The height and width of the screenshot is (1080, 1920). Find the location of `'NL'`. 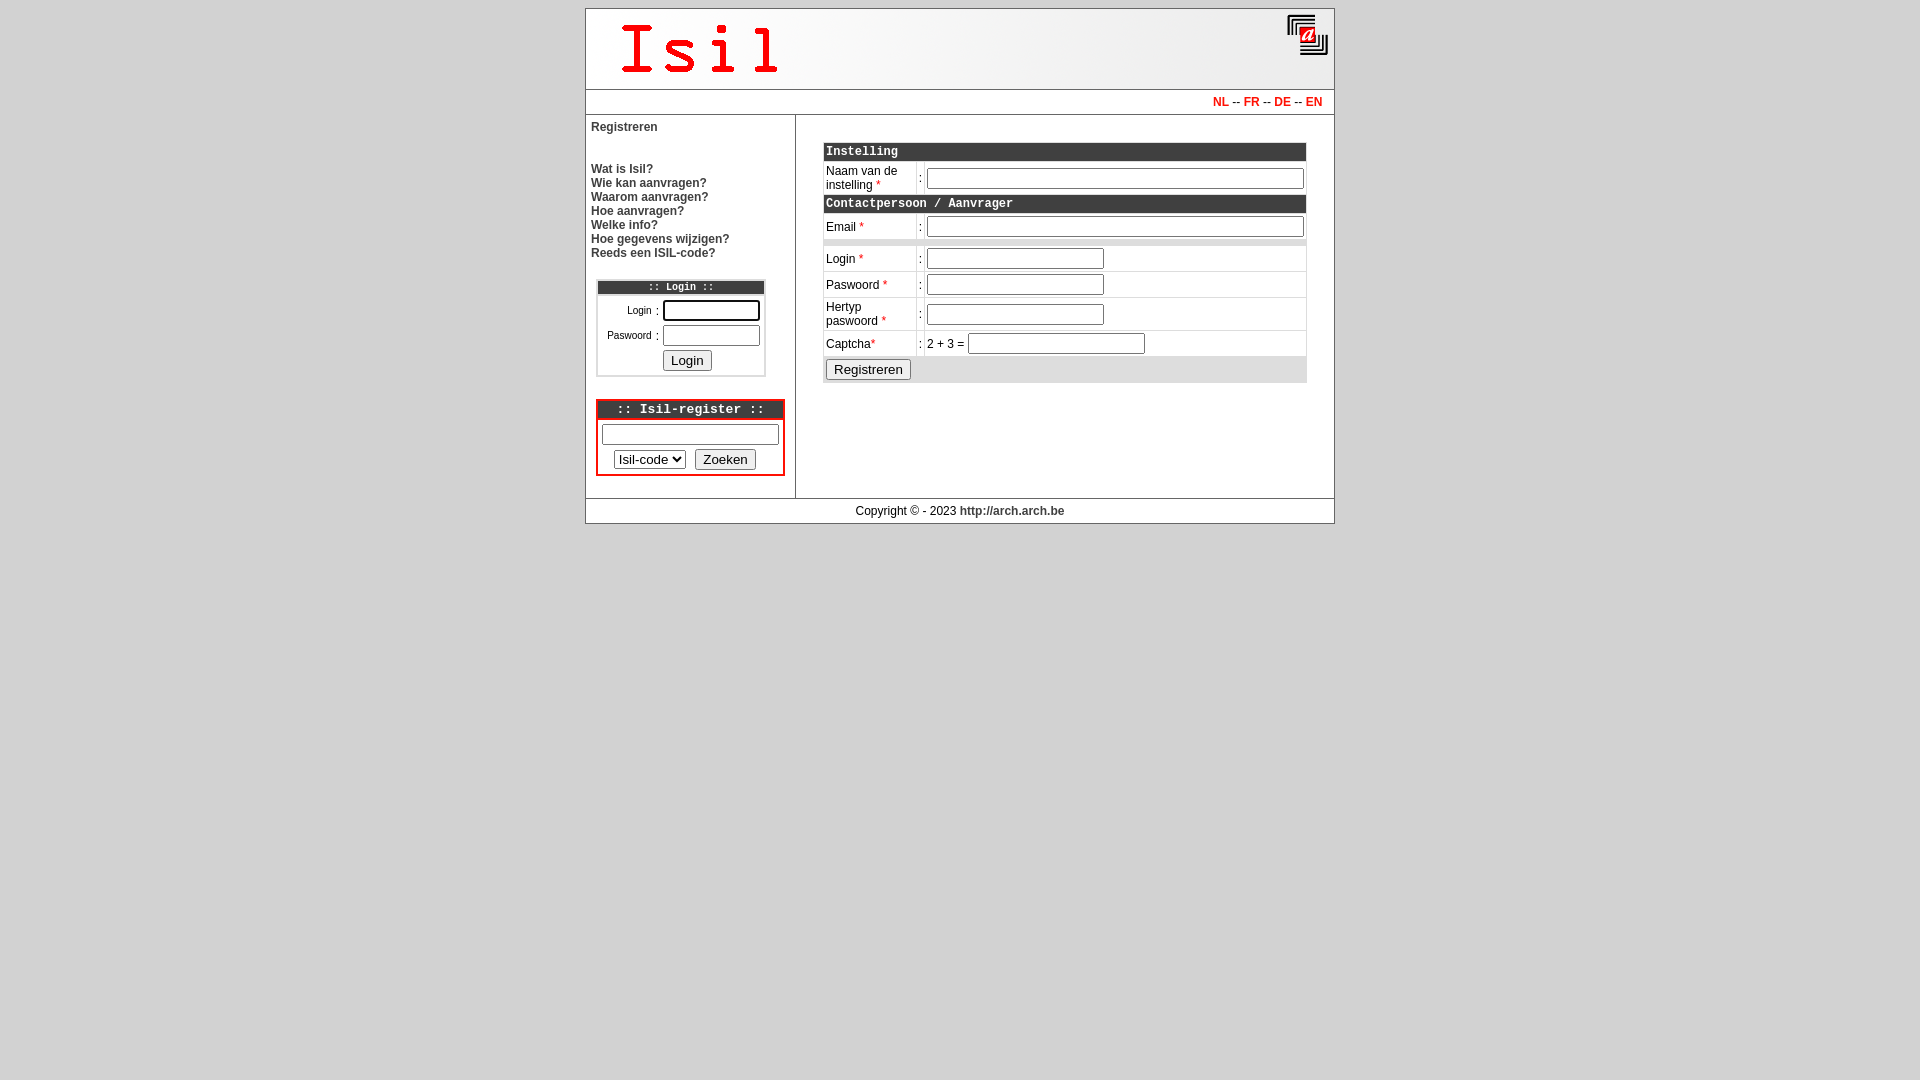

'NL' is located at coordinates (1219, 101).